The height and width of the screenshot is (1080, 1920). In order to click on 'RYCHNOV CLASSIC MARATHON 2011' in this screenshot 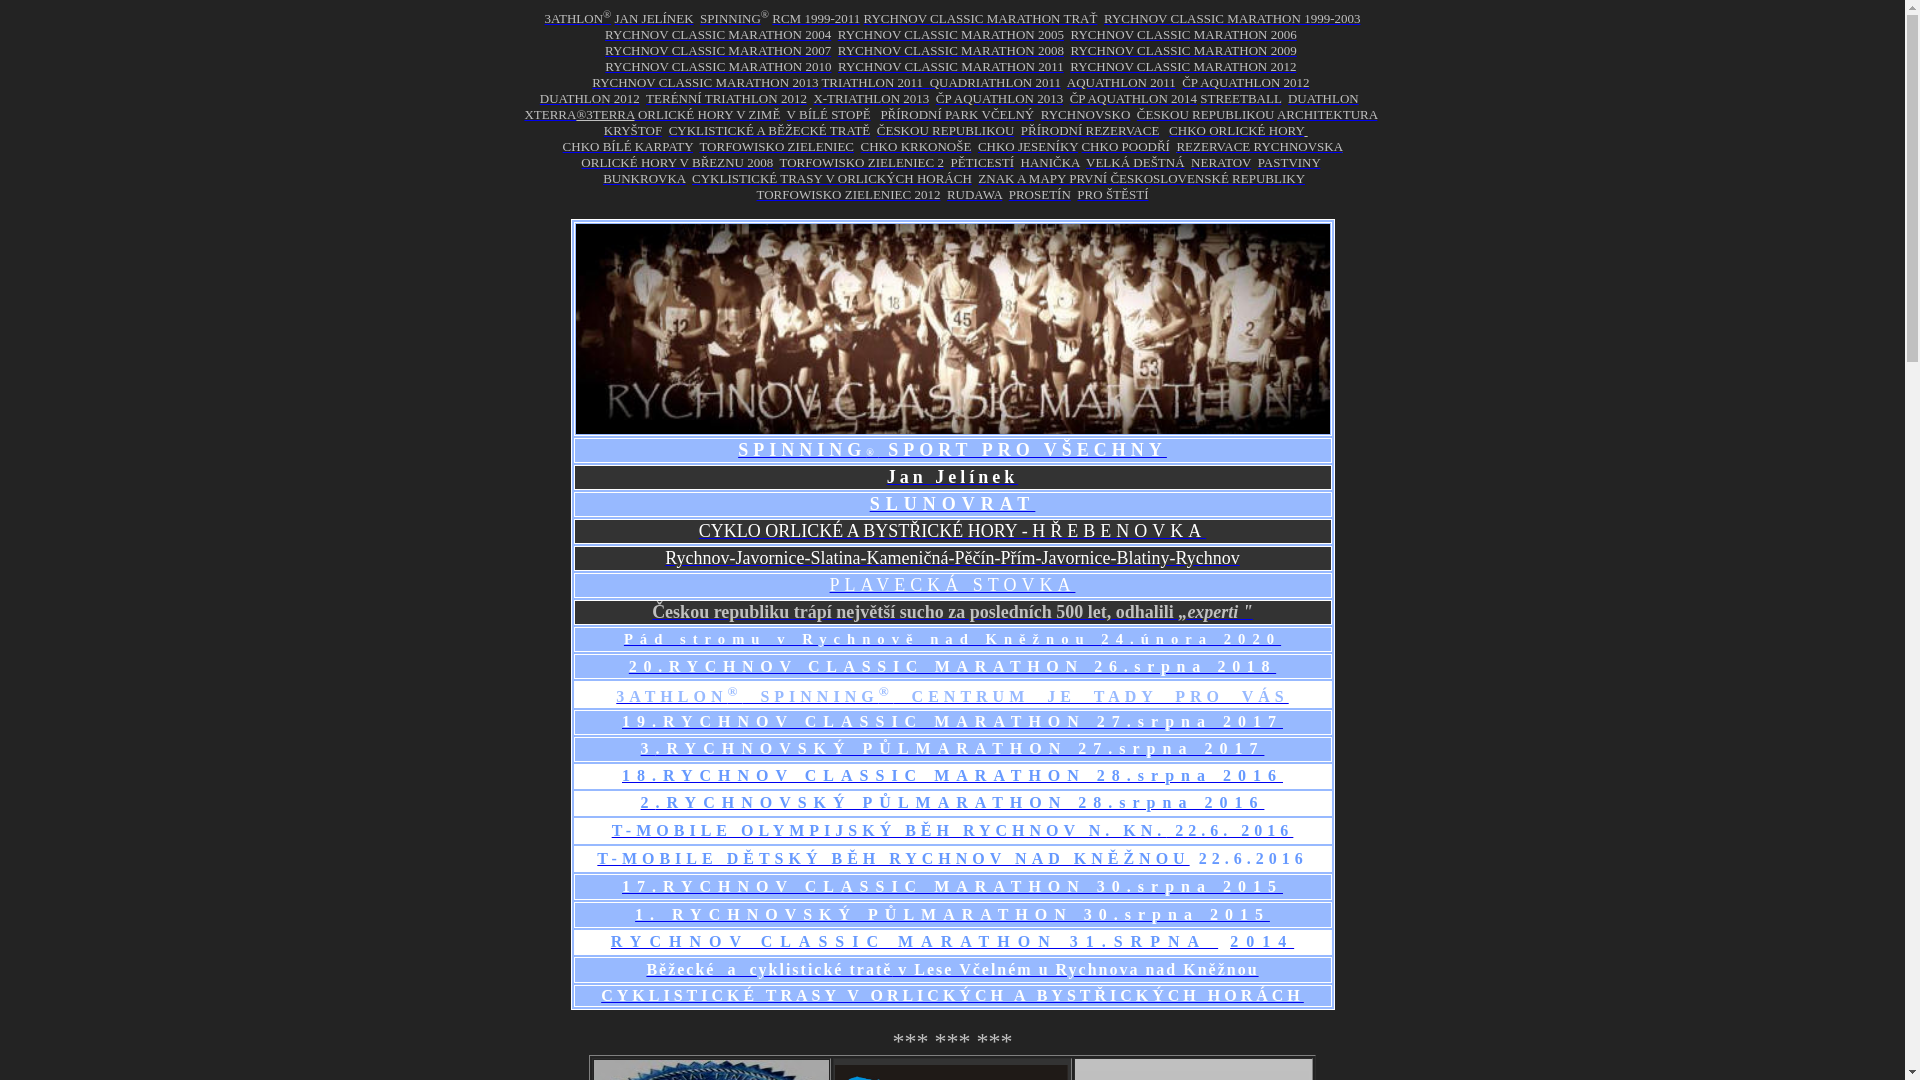, I will do `click(949, 65)`.